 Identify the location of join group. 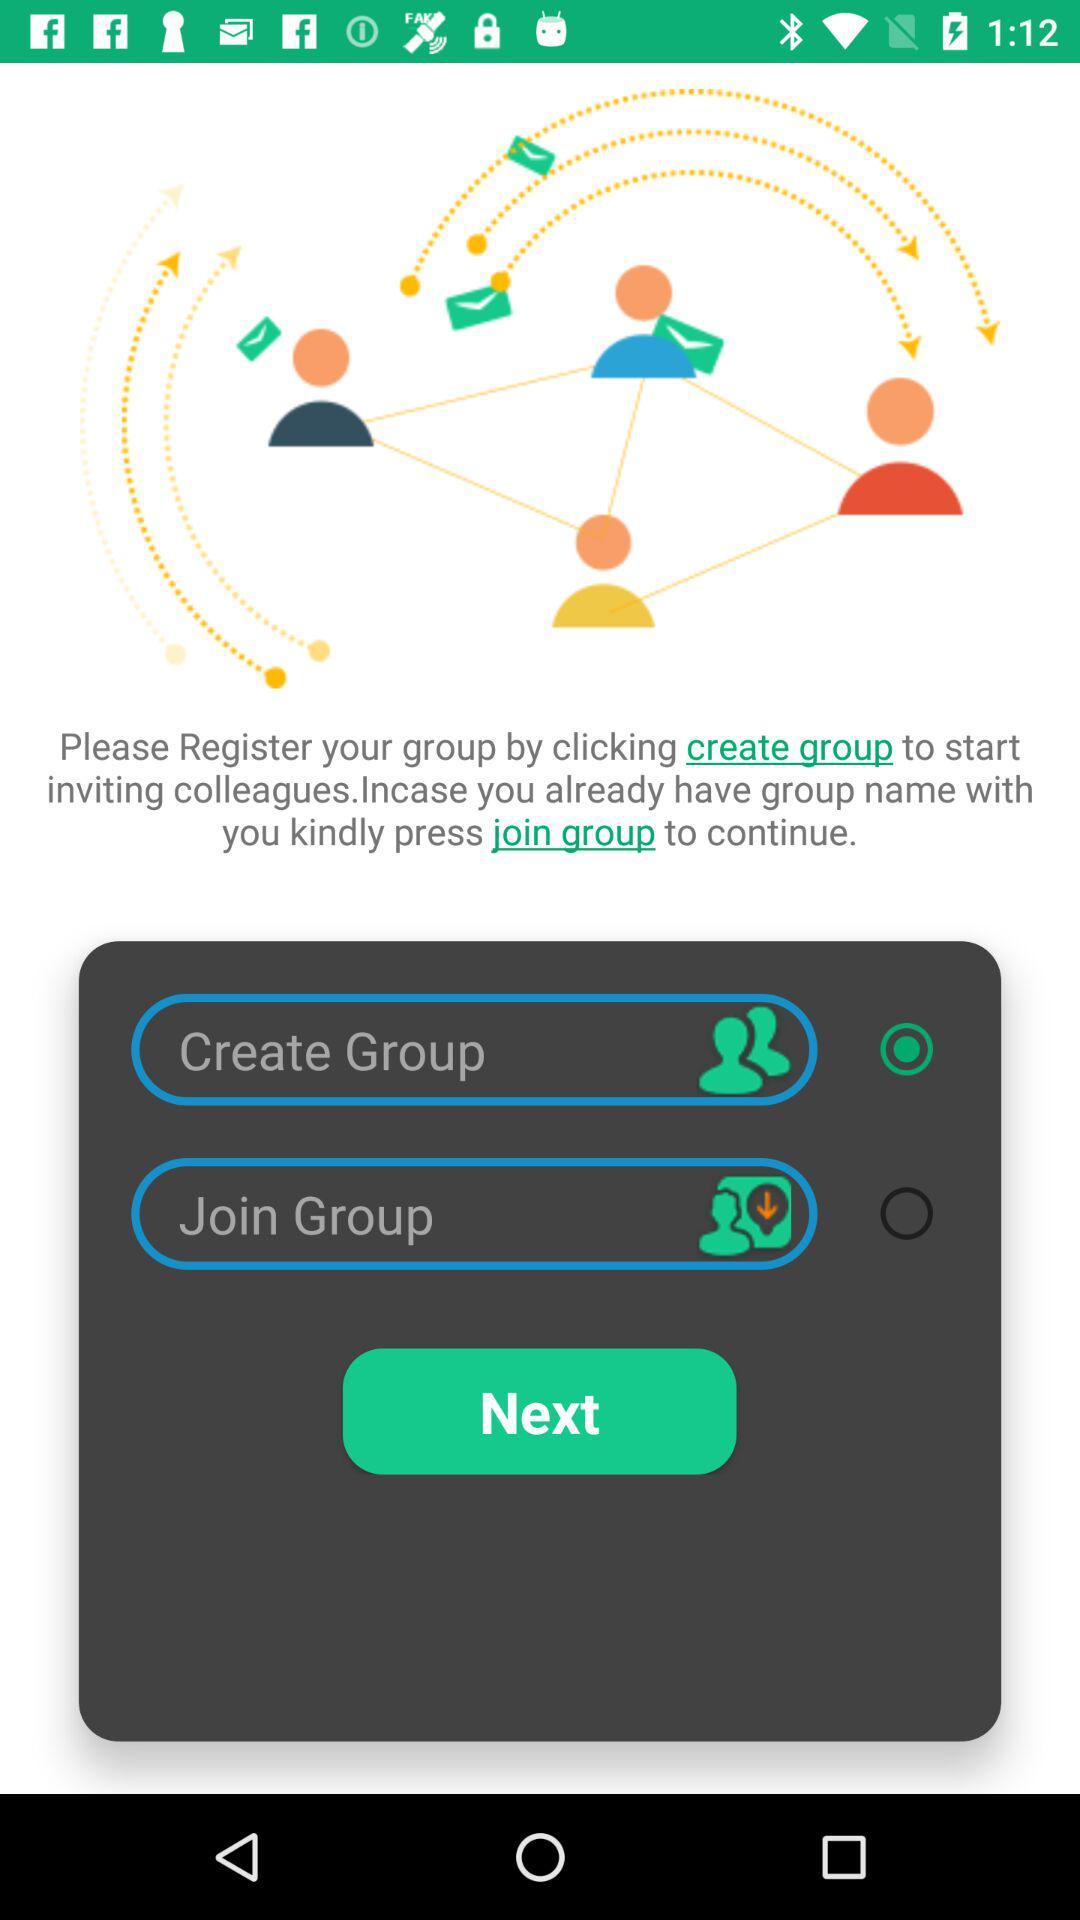
(906, 1212).